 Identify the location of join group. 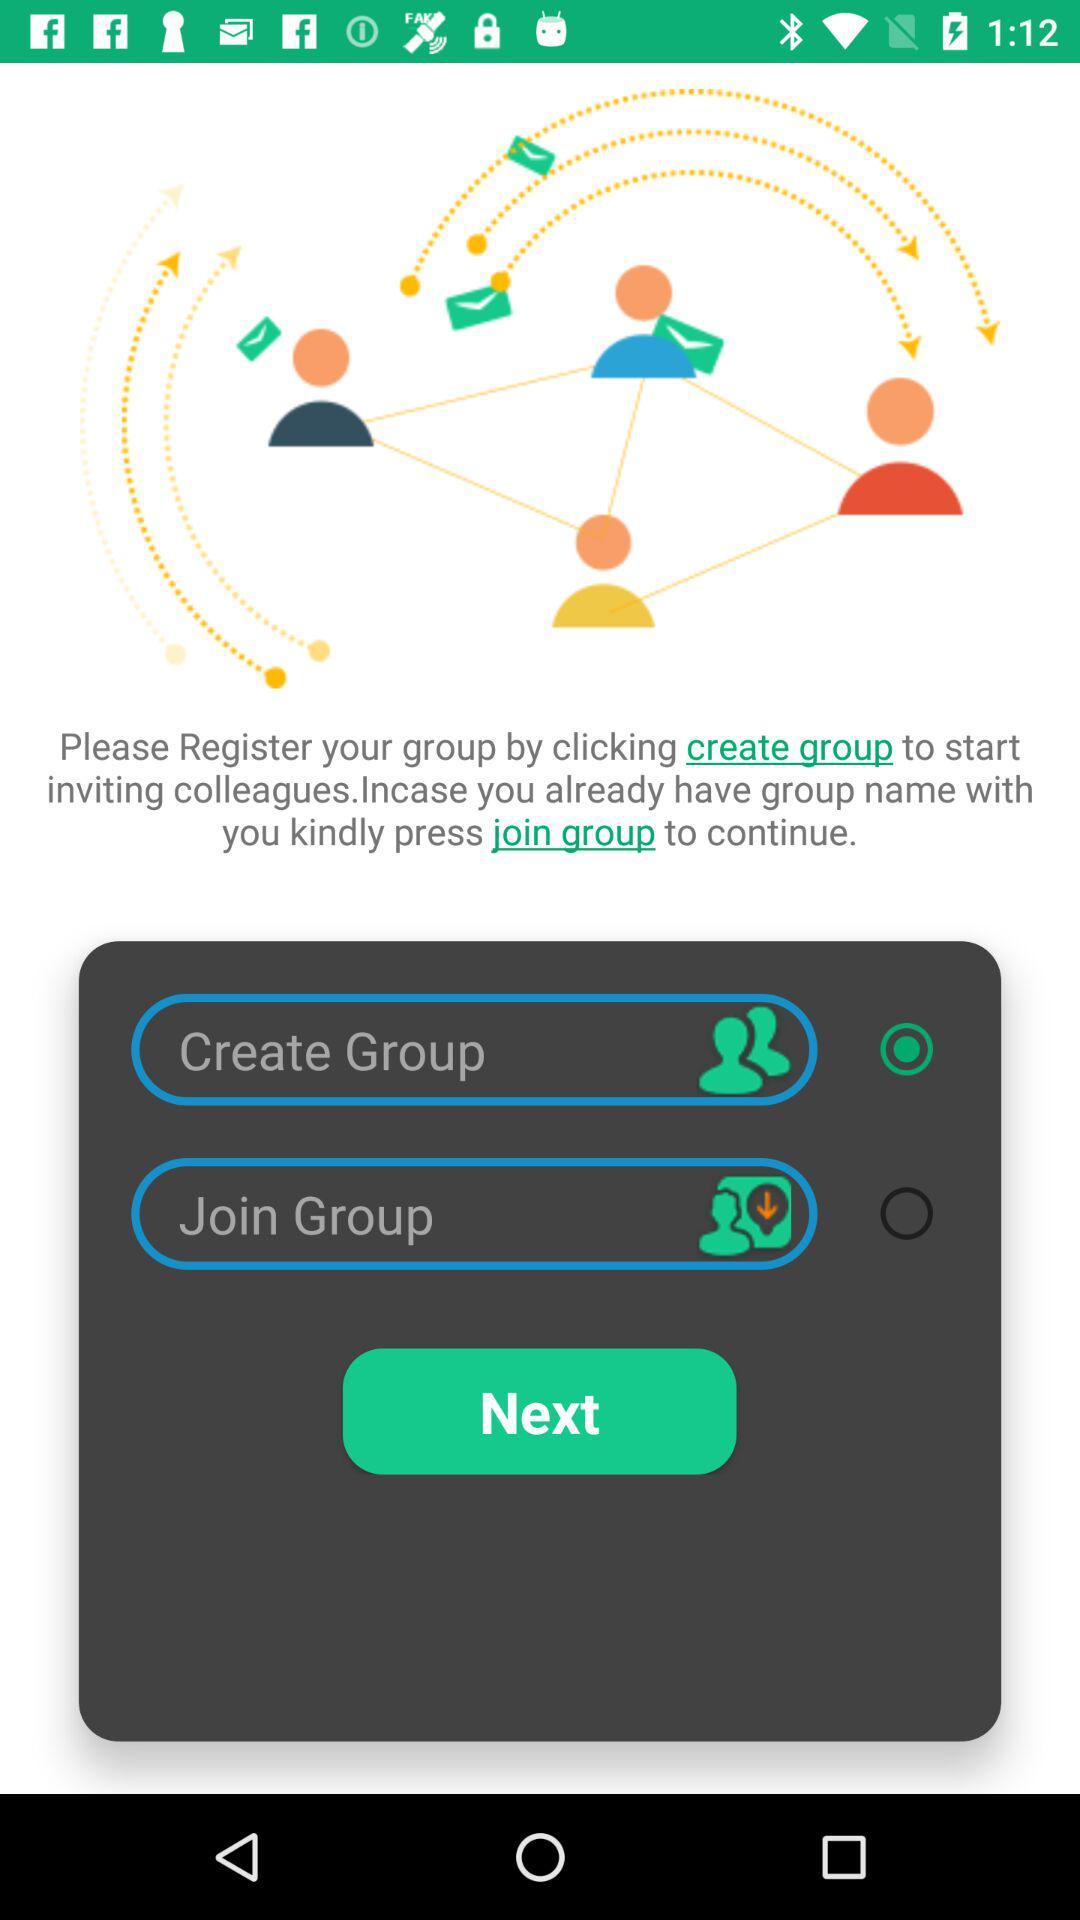
(906, 1212).